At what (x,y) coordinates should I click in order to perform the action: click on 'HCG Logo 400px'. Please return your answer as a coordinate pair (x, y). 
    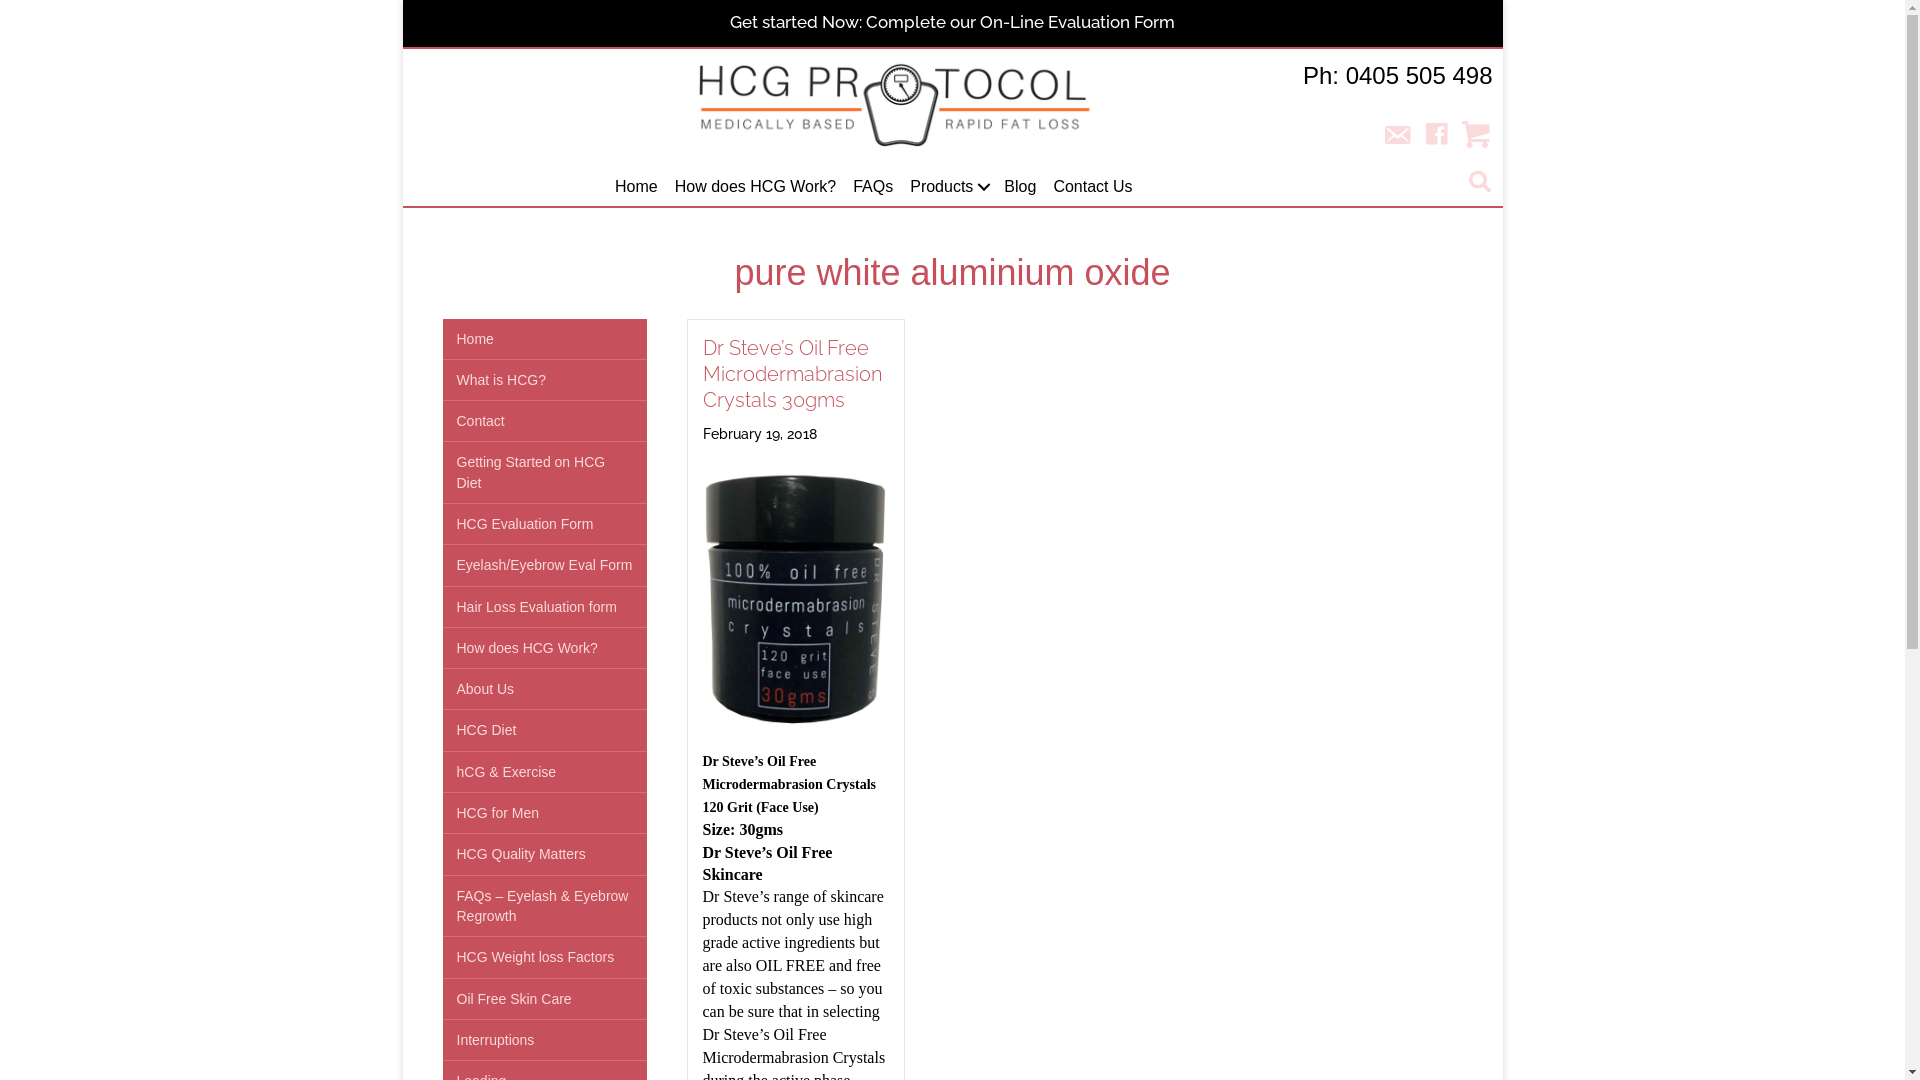
    Looking at the image, I should click on (892, 104).